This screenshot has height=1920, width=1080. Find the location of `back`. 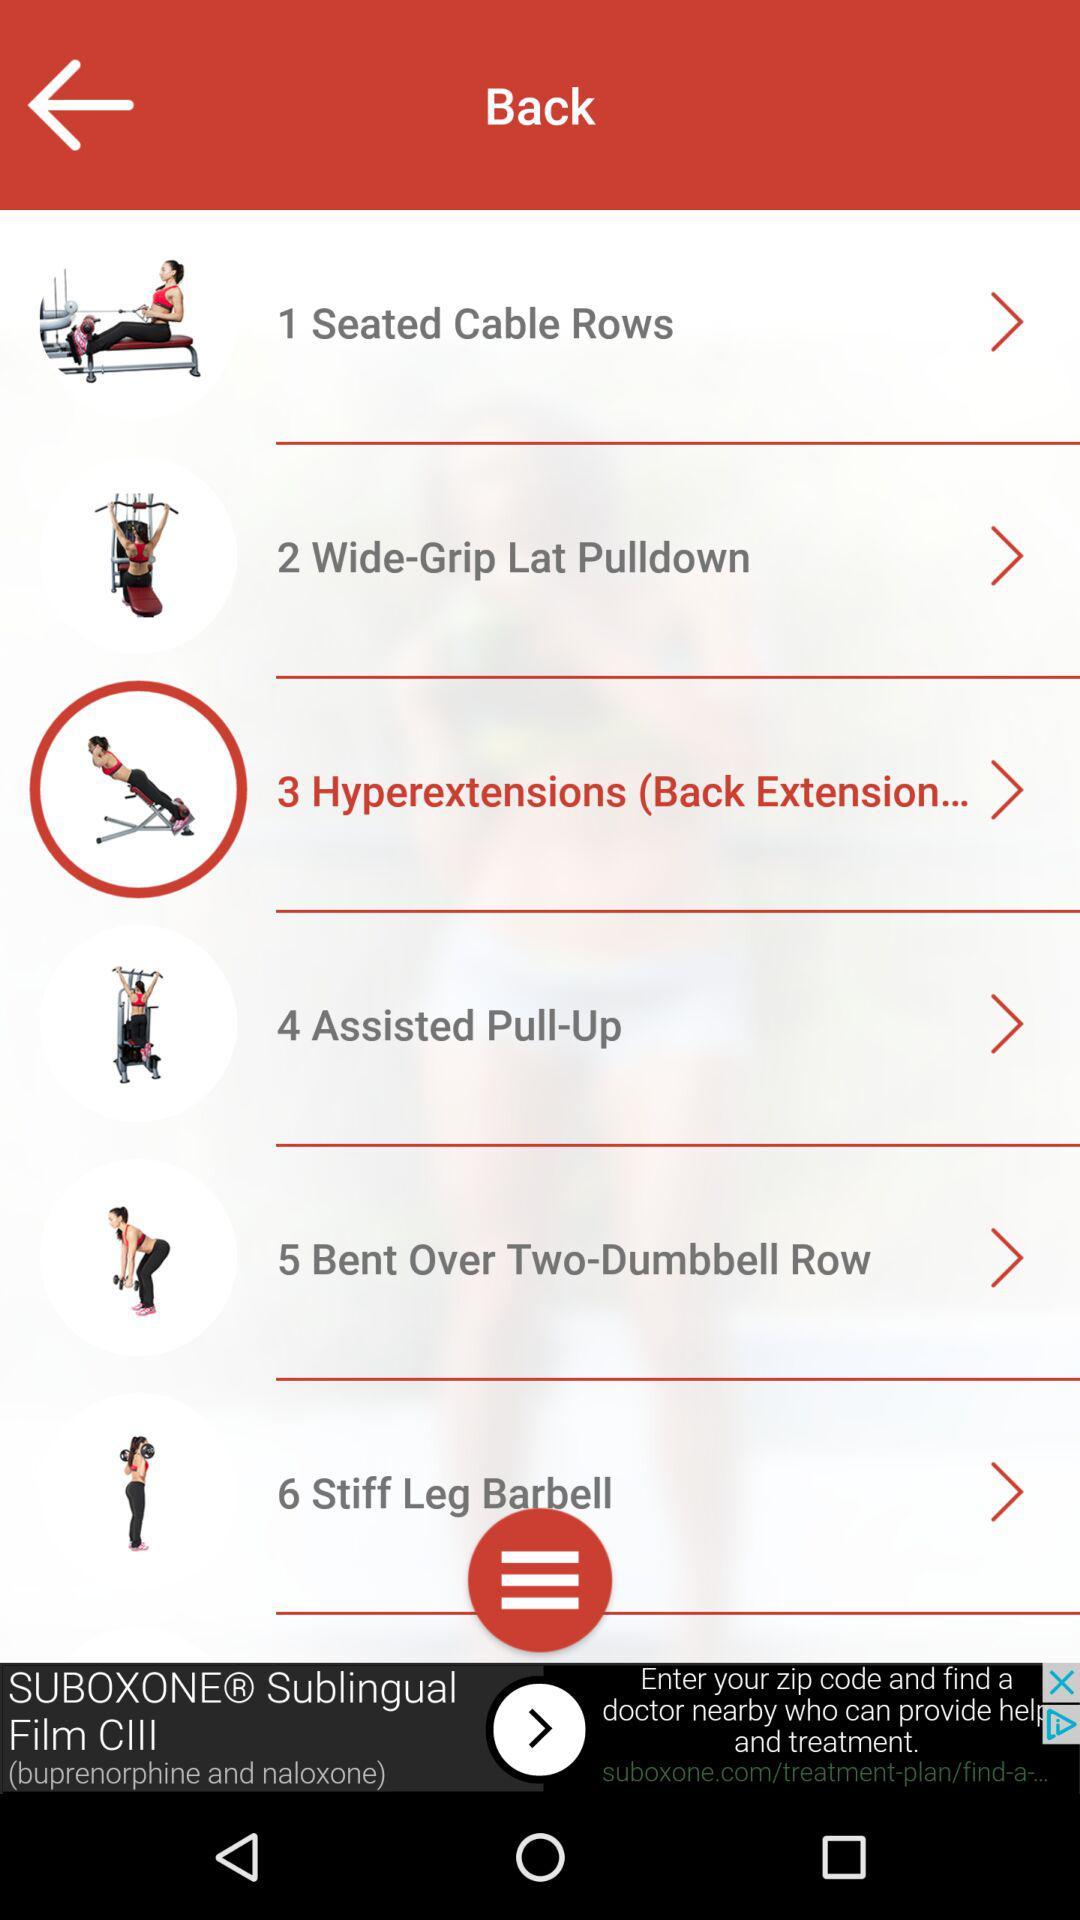

back is located at coordinates (78, 104).